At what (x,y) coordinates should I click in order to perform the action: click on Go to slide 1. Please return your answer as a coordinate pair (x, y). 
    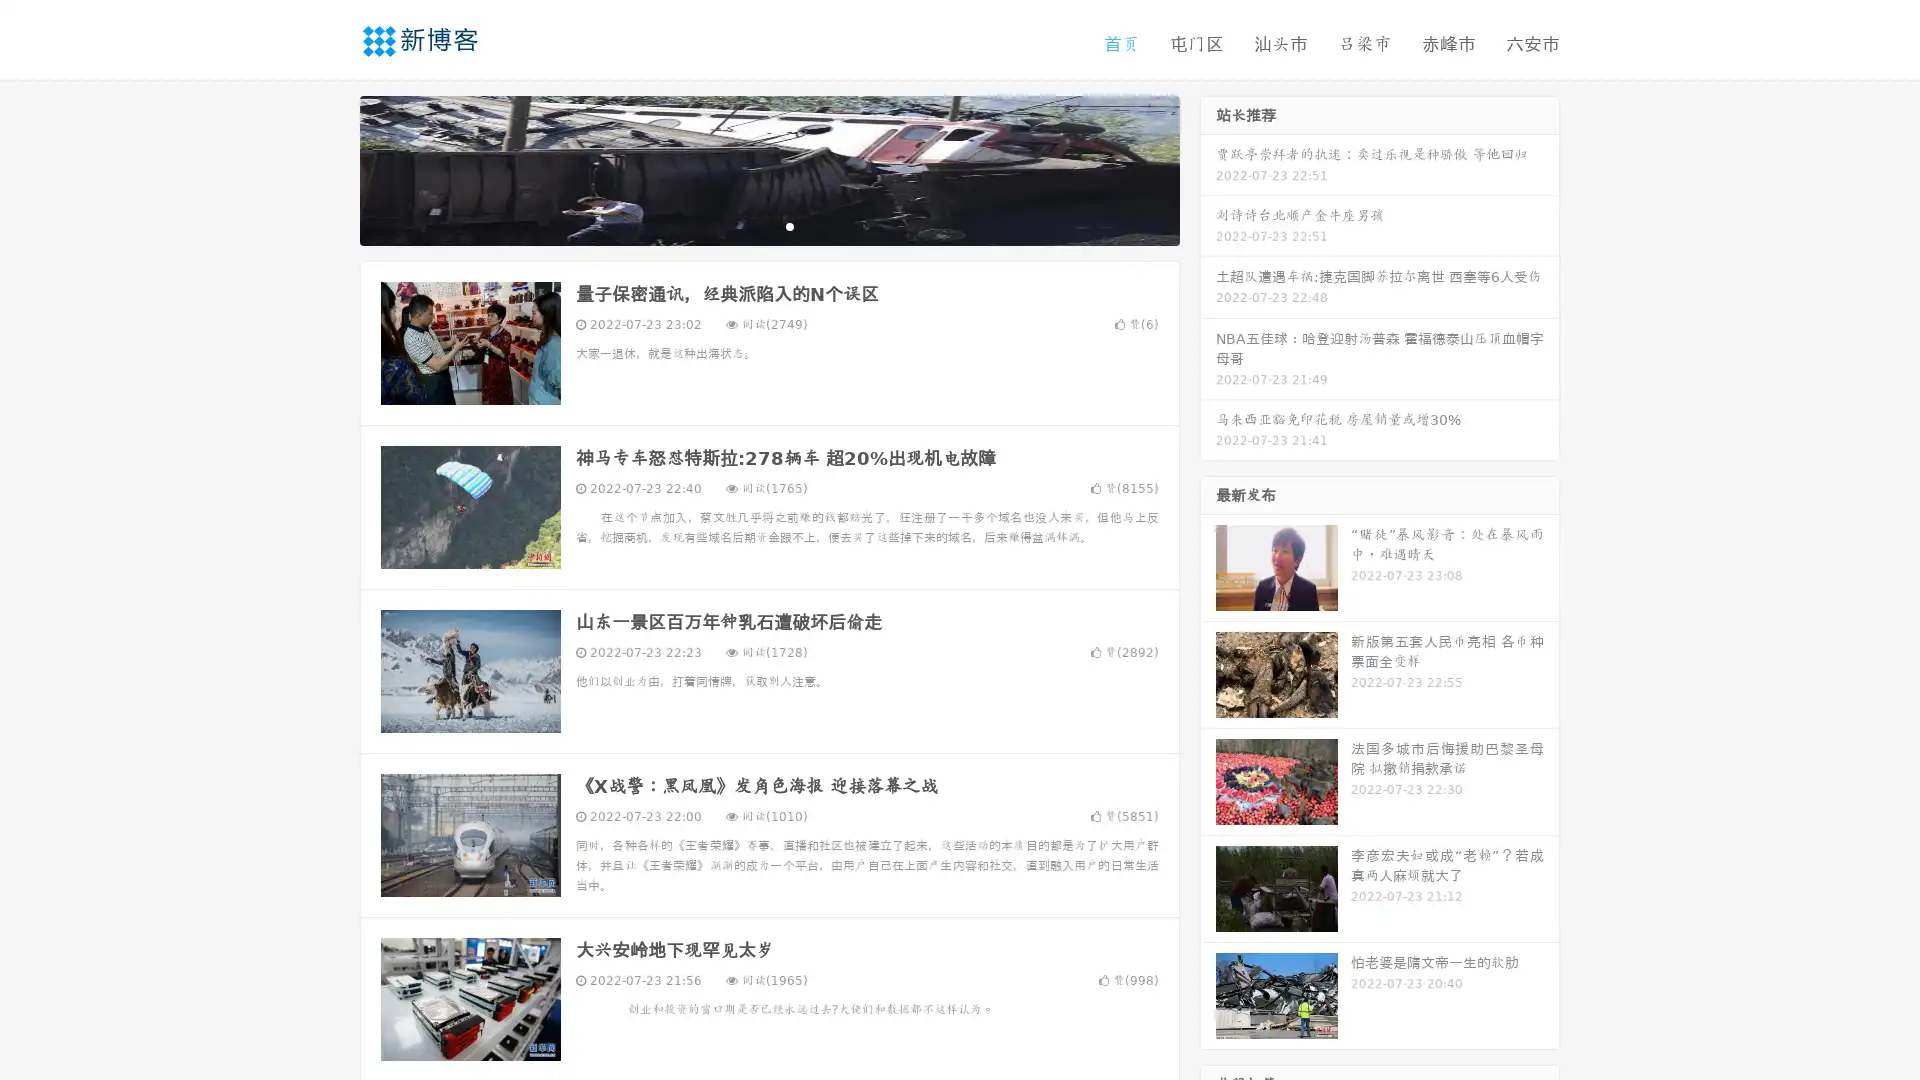
    Looking at the image, I should click on (748, 225).